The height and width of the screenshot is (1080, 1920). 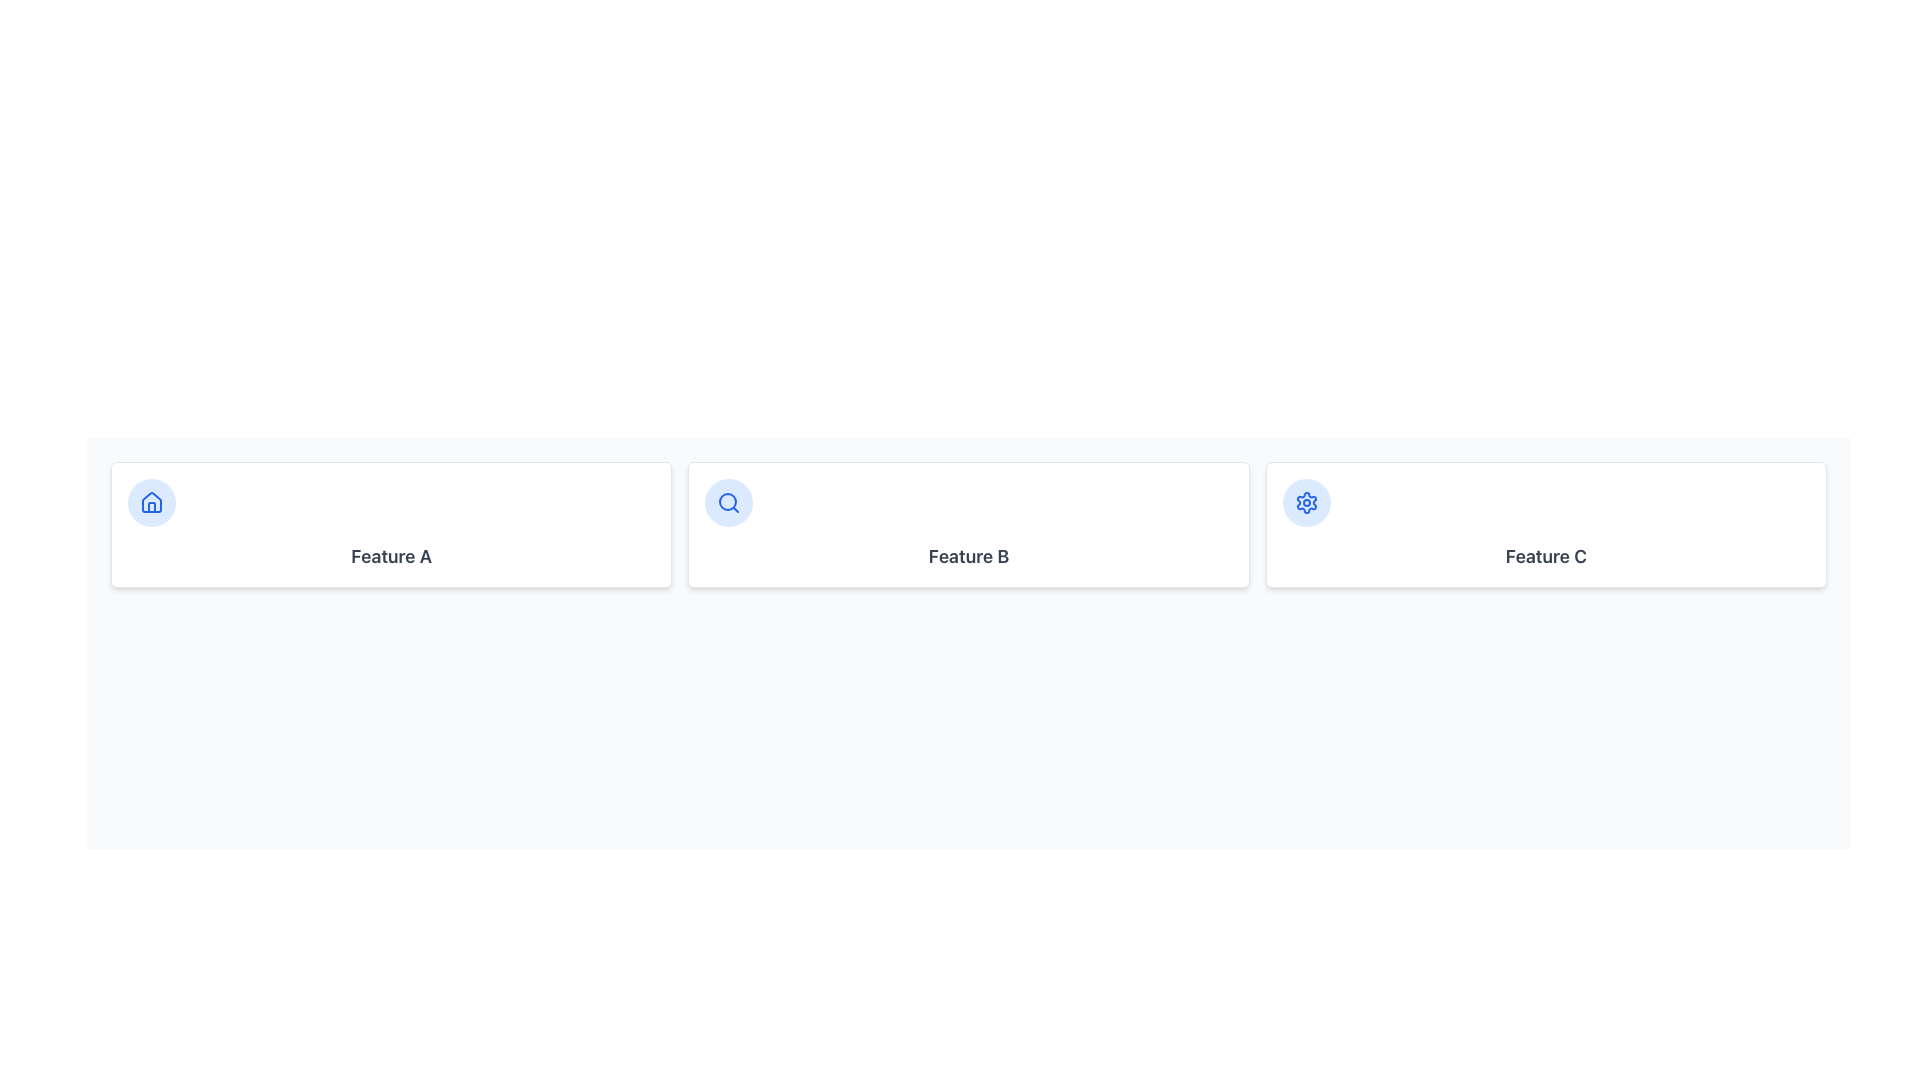 I want to click on the selectable card representing 'Feature A', which is the first card in a grid layout, so click(x=391, y=523).